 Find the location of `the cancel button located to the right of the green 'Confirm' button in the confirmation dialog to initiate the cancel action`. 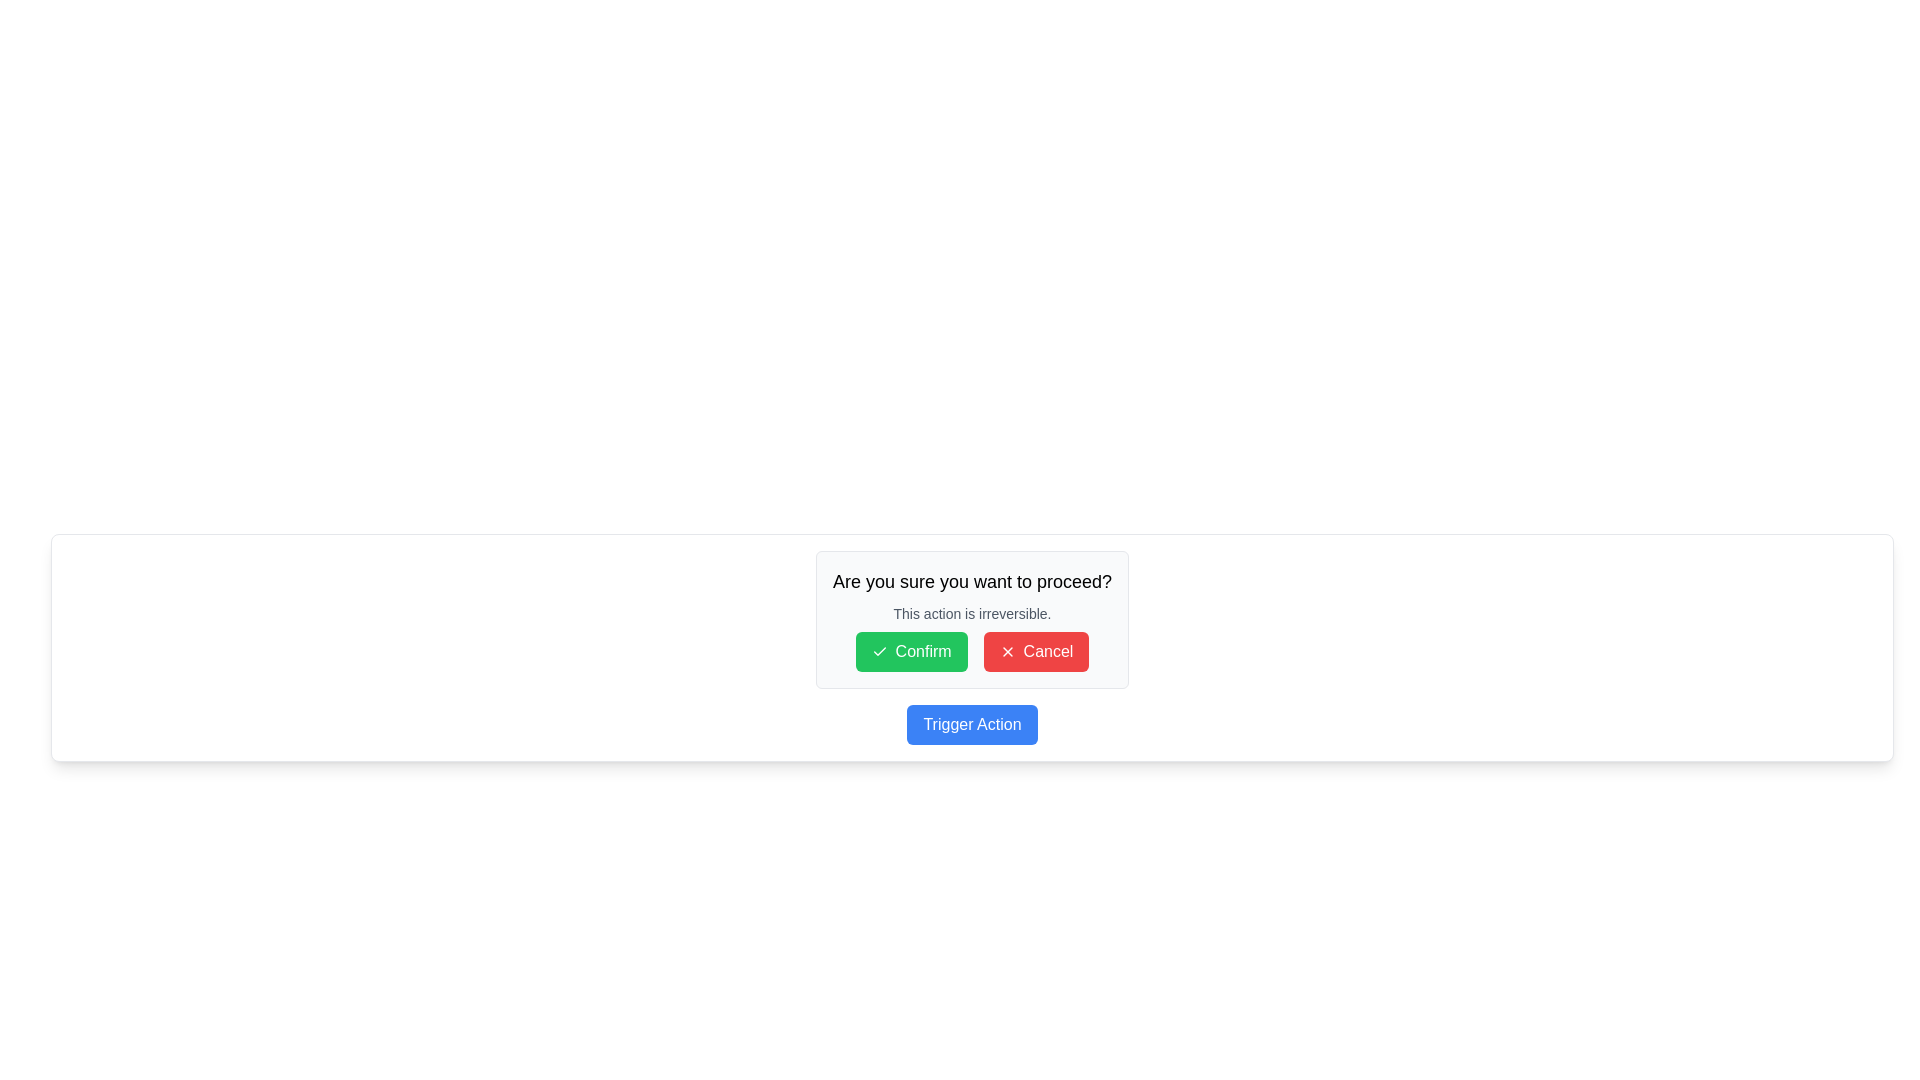

the cancel button located to the right of the green 'Confirm' button in the confirmation dialog to initiate the cancel action is located at coordinates (1036, 651).